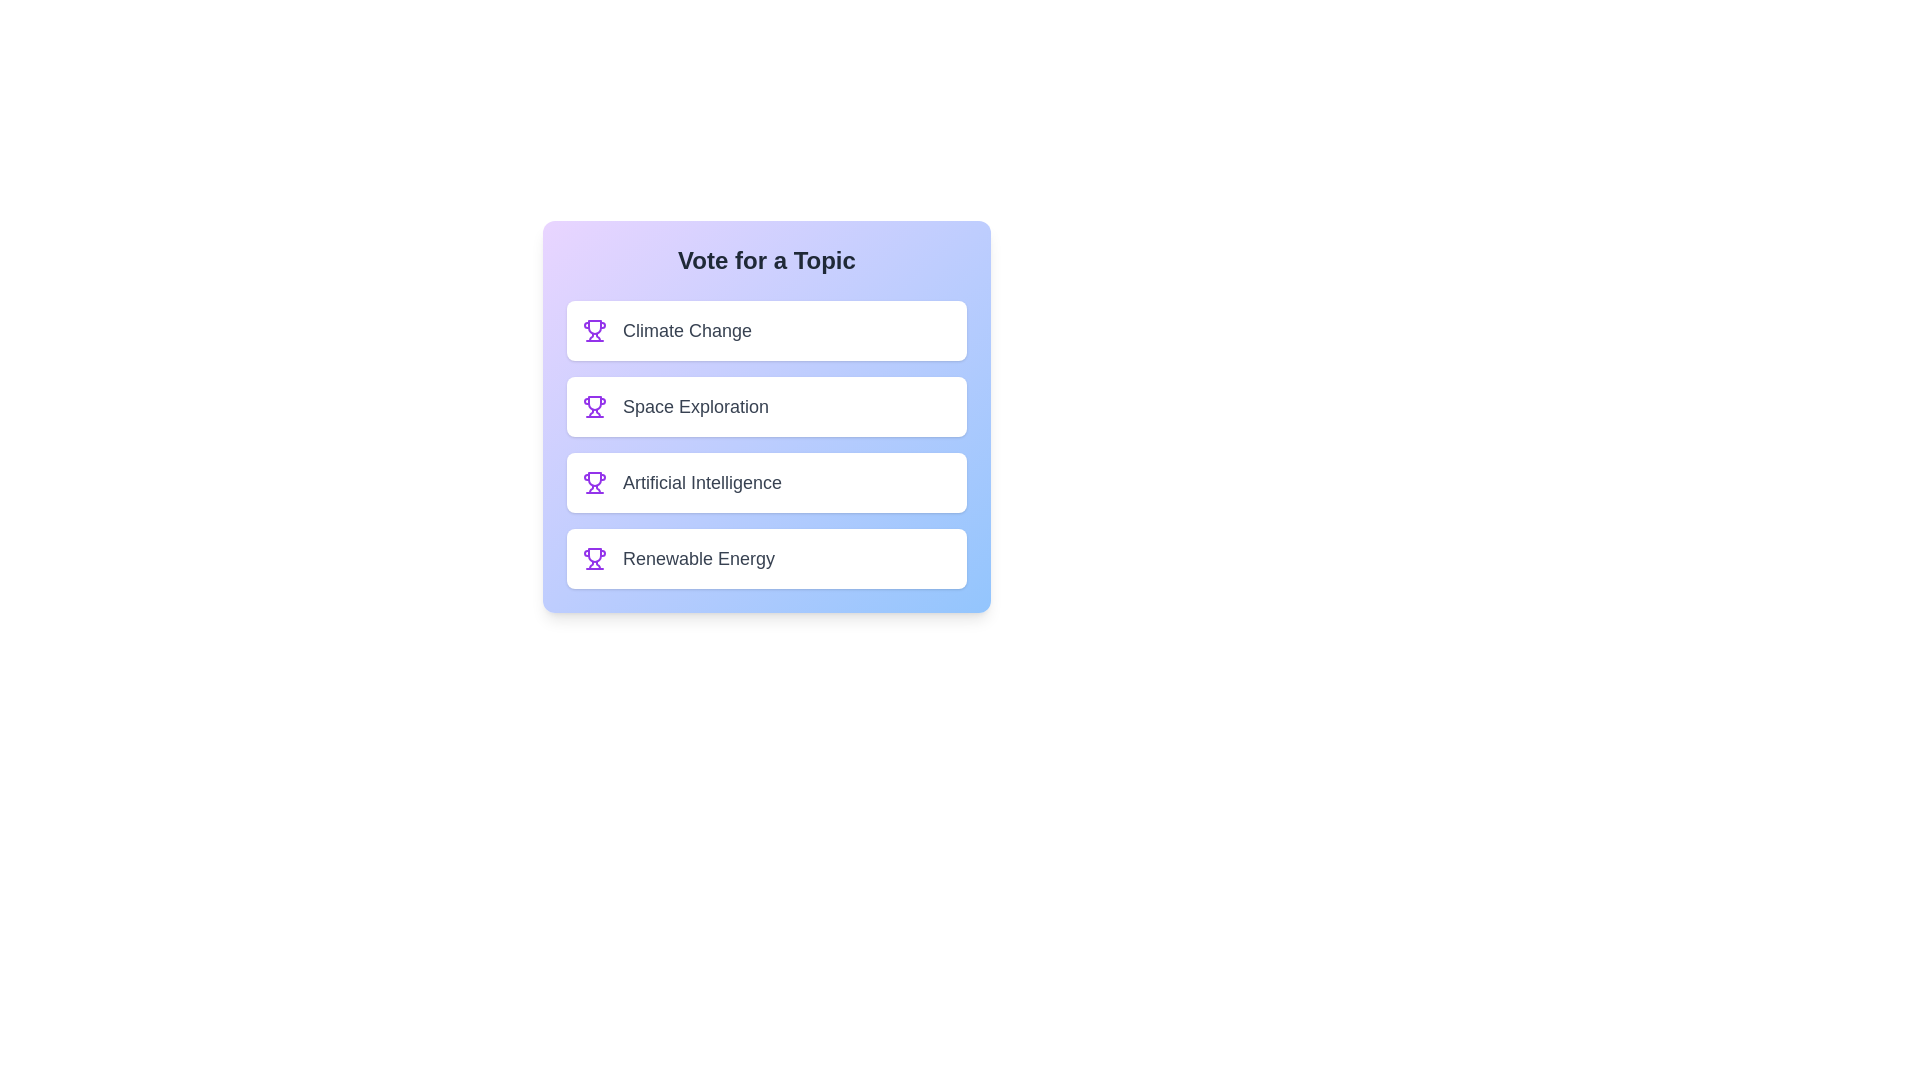 The width and height of the screenshot is (1920, 1080). I want to click on the purple trophy icon styled in a flat design, located next to the text 'Climate Change' in the top-left corner of the first clickable card, so click(594, 330).